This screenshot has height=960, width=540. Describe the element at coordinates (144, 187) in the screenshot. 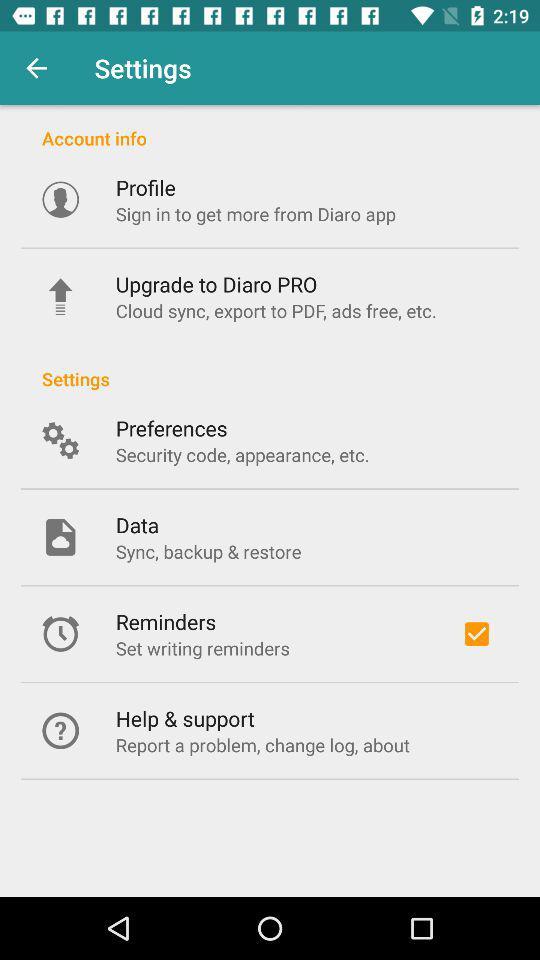

I see `profile icon` at that location.